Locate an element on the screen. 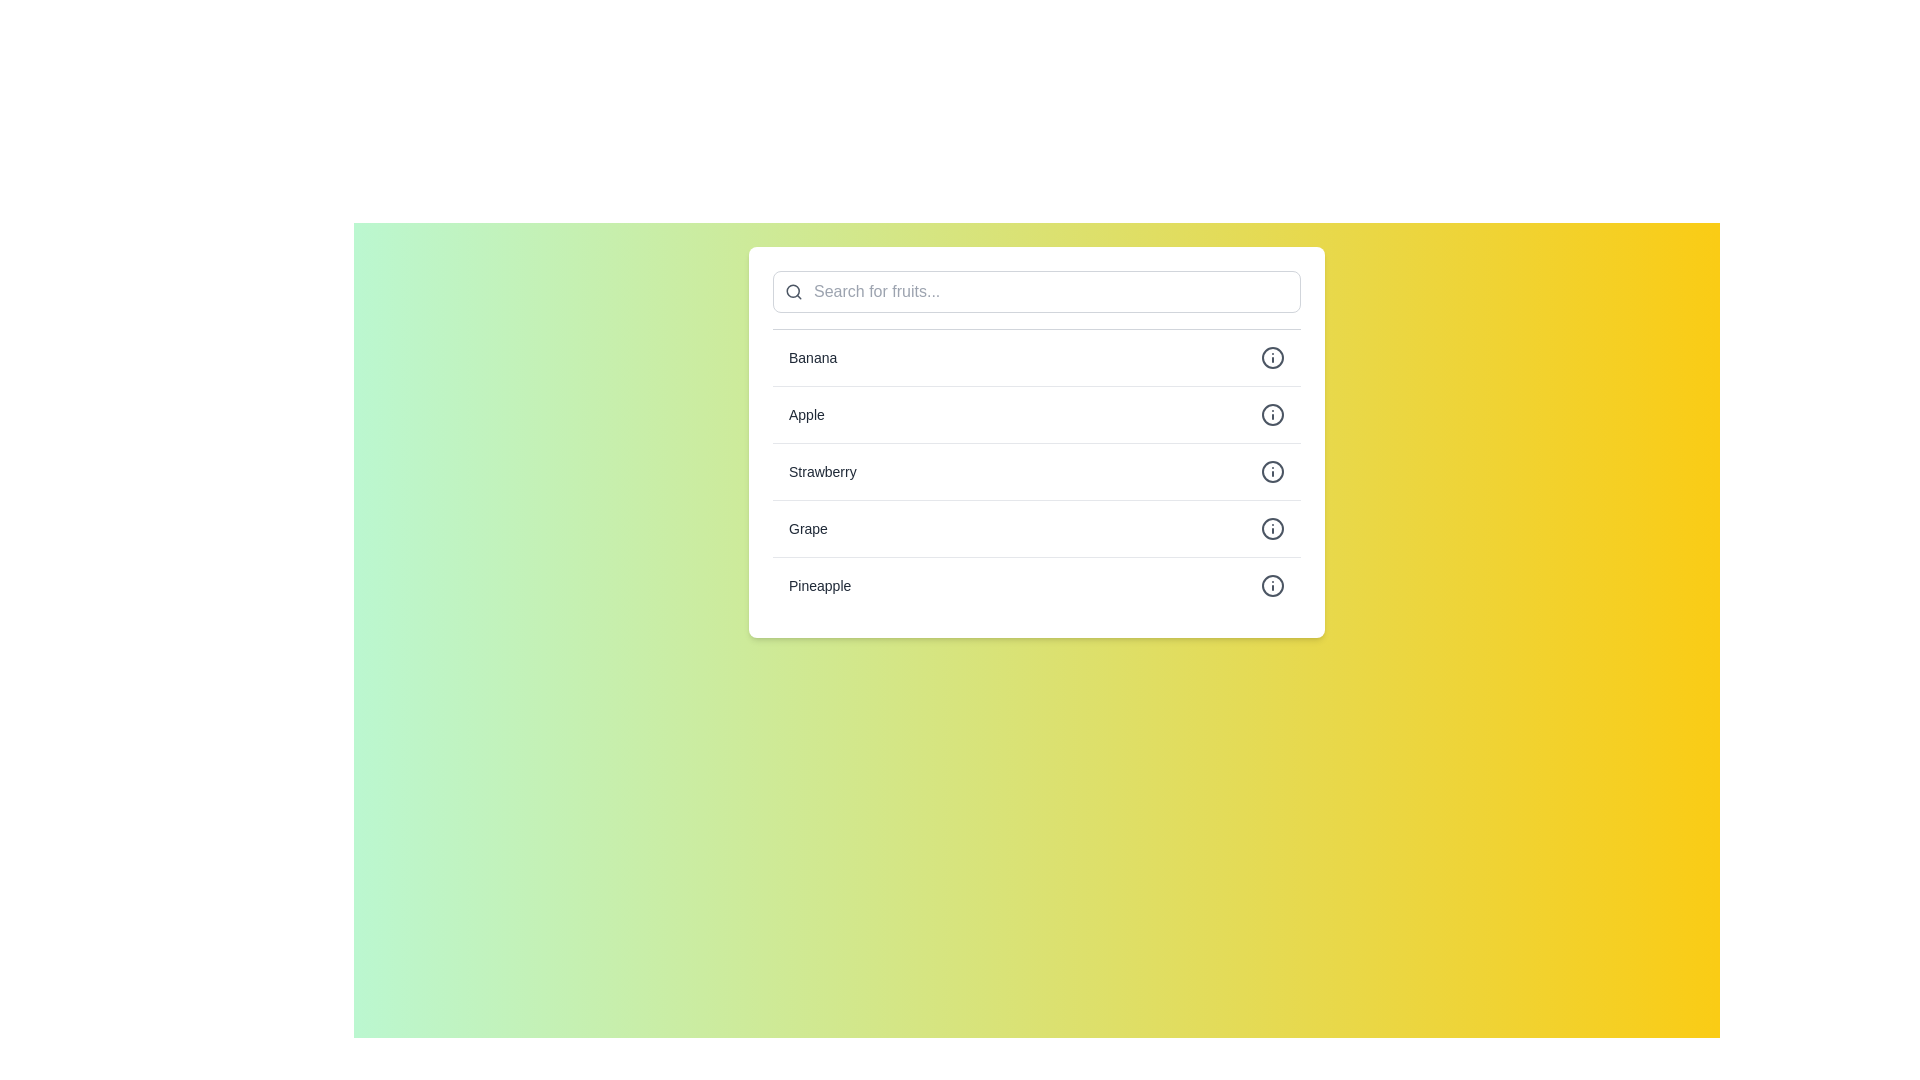  the information icon button located to the far right of the 'Grape' list item is located at coordinates (1271, 527).